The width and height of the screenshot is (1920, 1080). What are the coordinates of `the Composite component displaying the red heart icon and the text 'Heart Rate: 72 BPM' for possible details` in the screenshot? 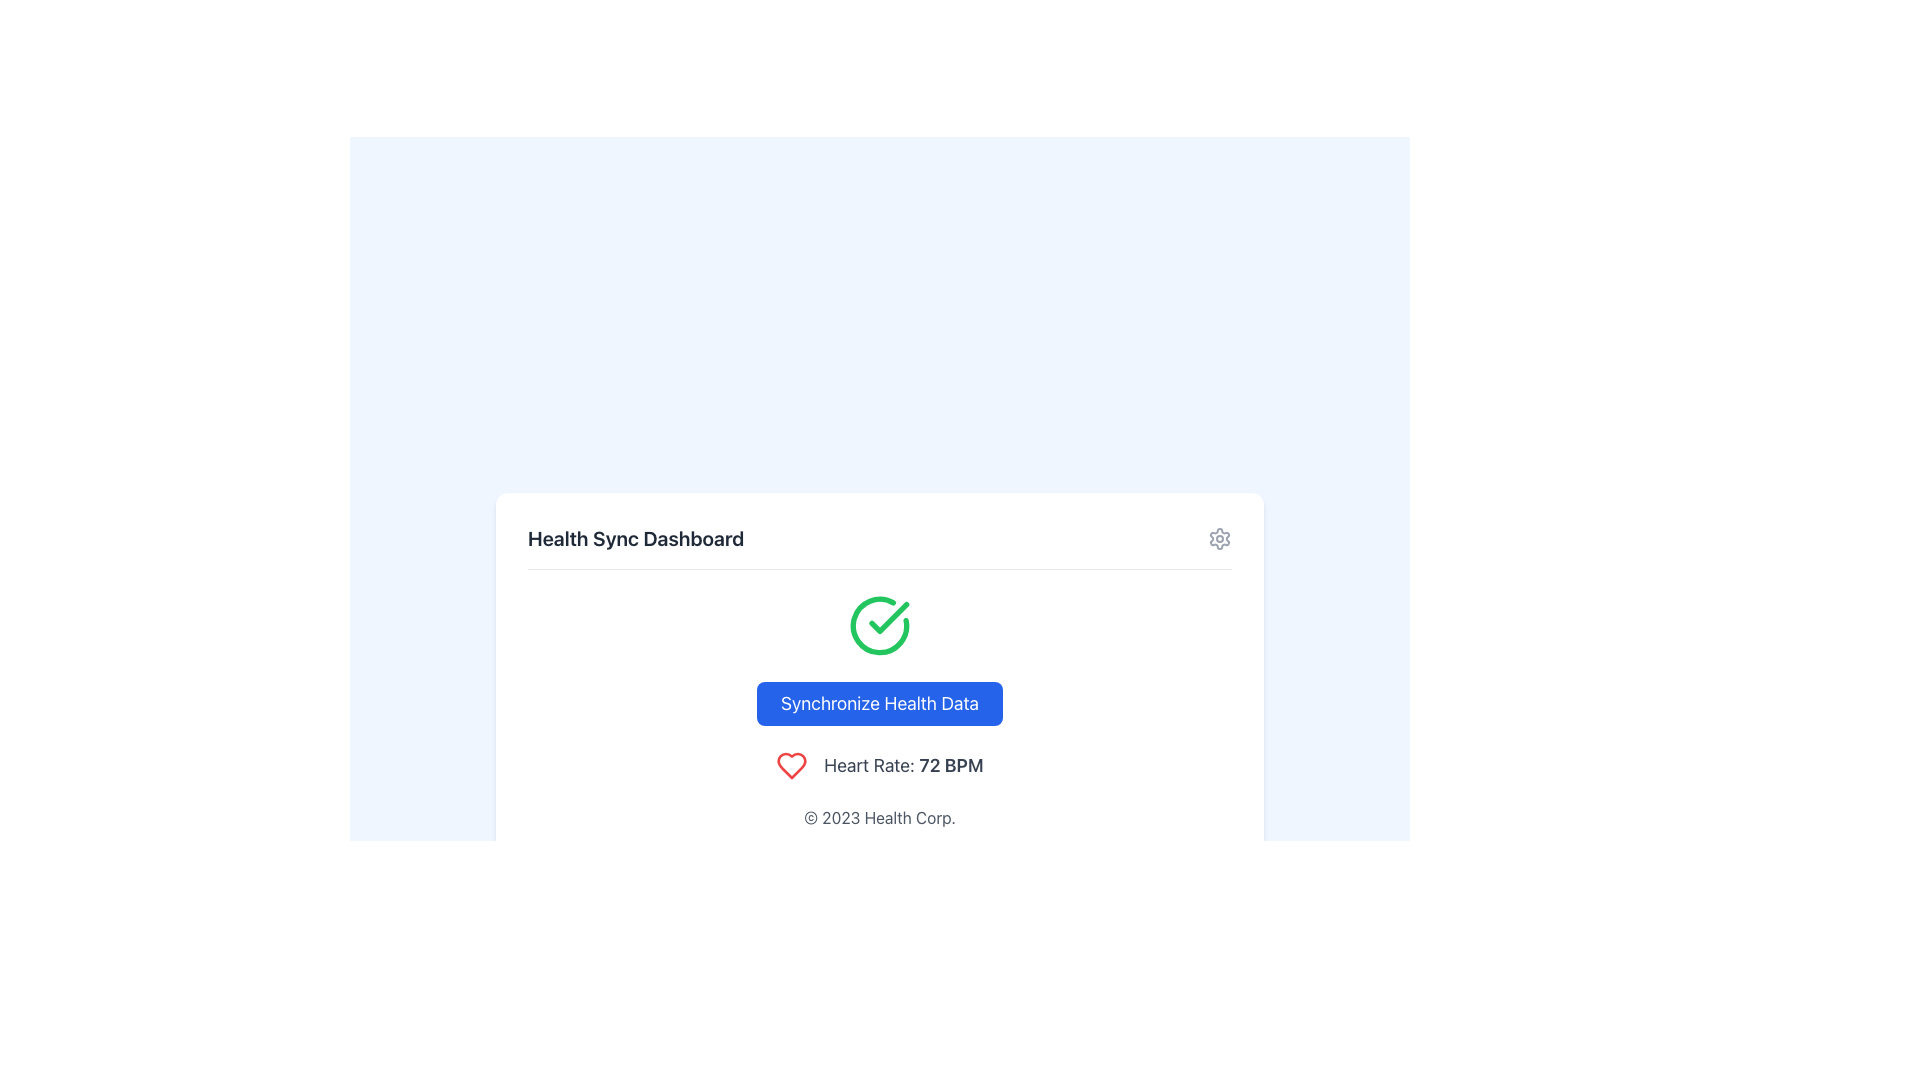 It's located at (879, 765).